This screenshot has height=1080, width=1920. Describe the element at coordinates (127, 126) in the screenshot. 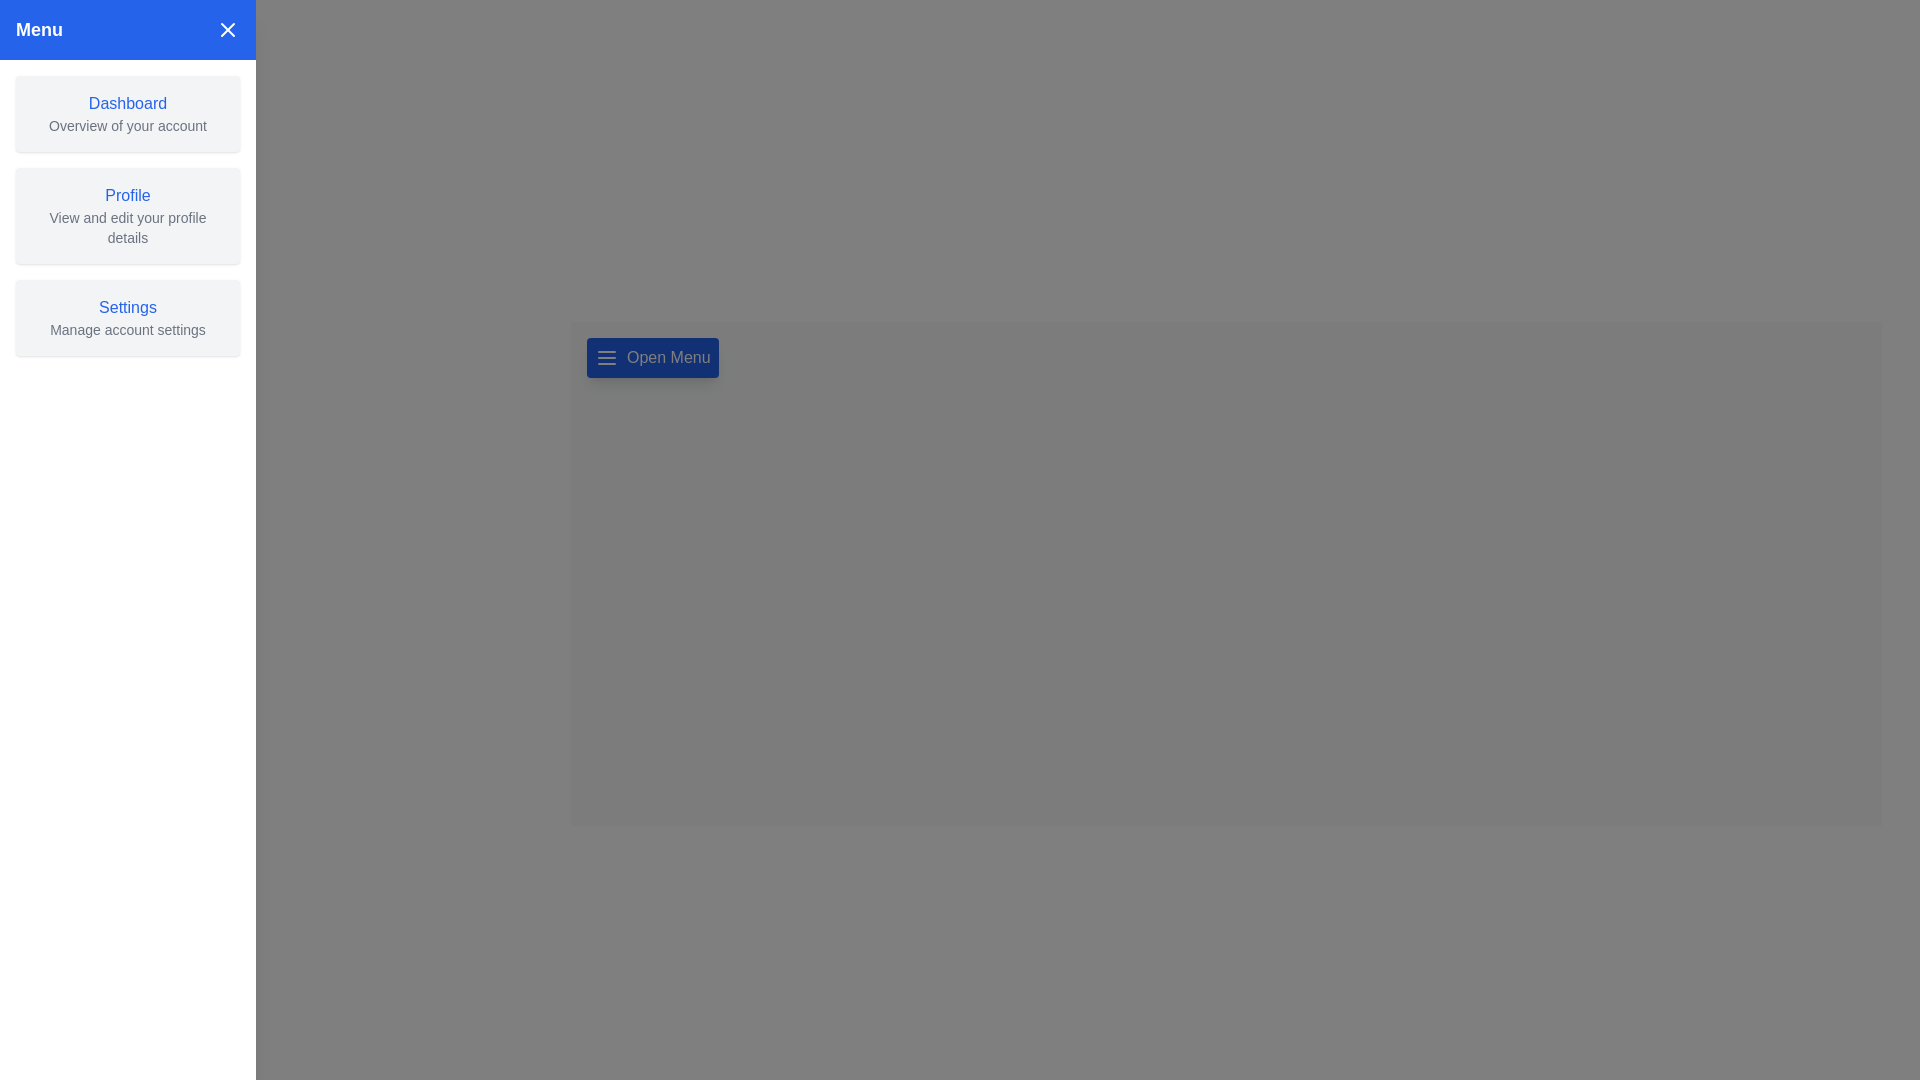

I see `the static text label displaying 'Overview of your account' in gray font, located below the 'Dashboard' item in the vertical navigation menu` at that location.